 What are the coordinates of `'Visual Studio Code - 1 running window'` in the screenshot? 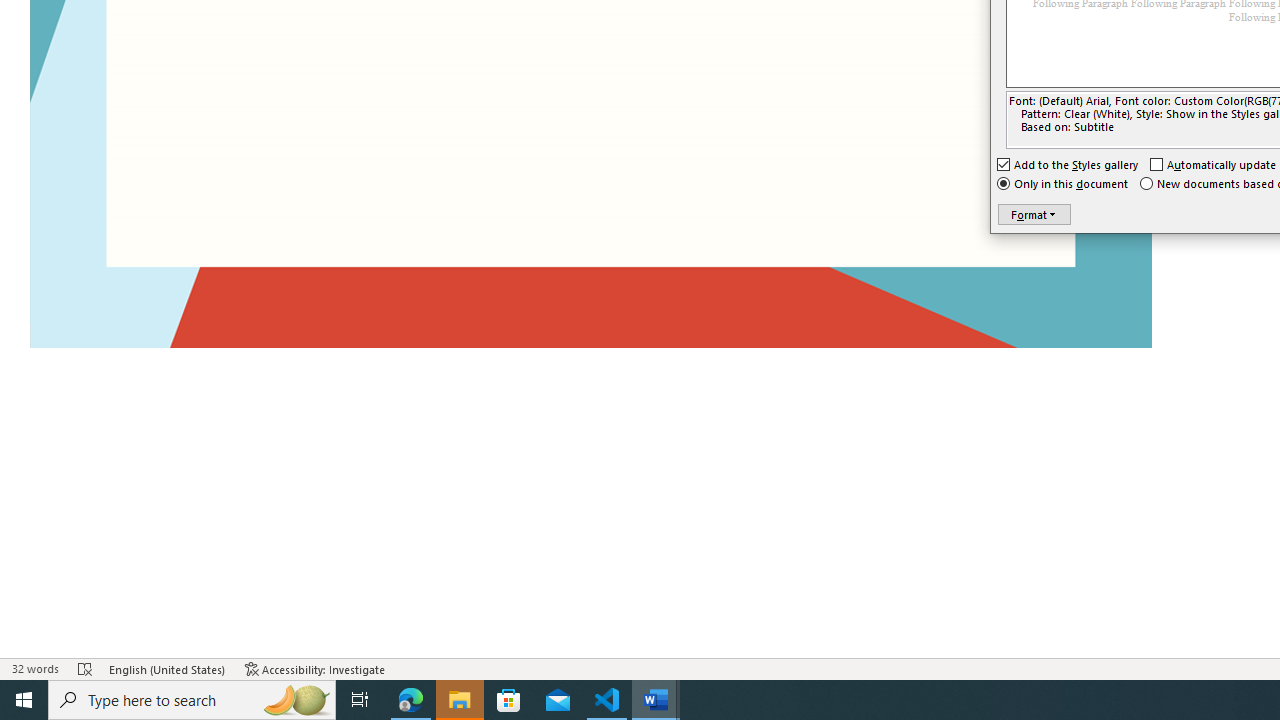 It's located at (606, 698).